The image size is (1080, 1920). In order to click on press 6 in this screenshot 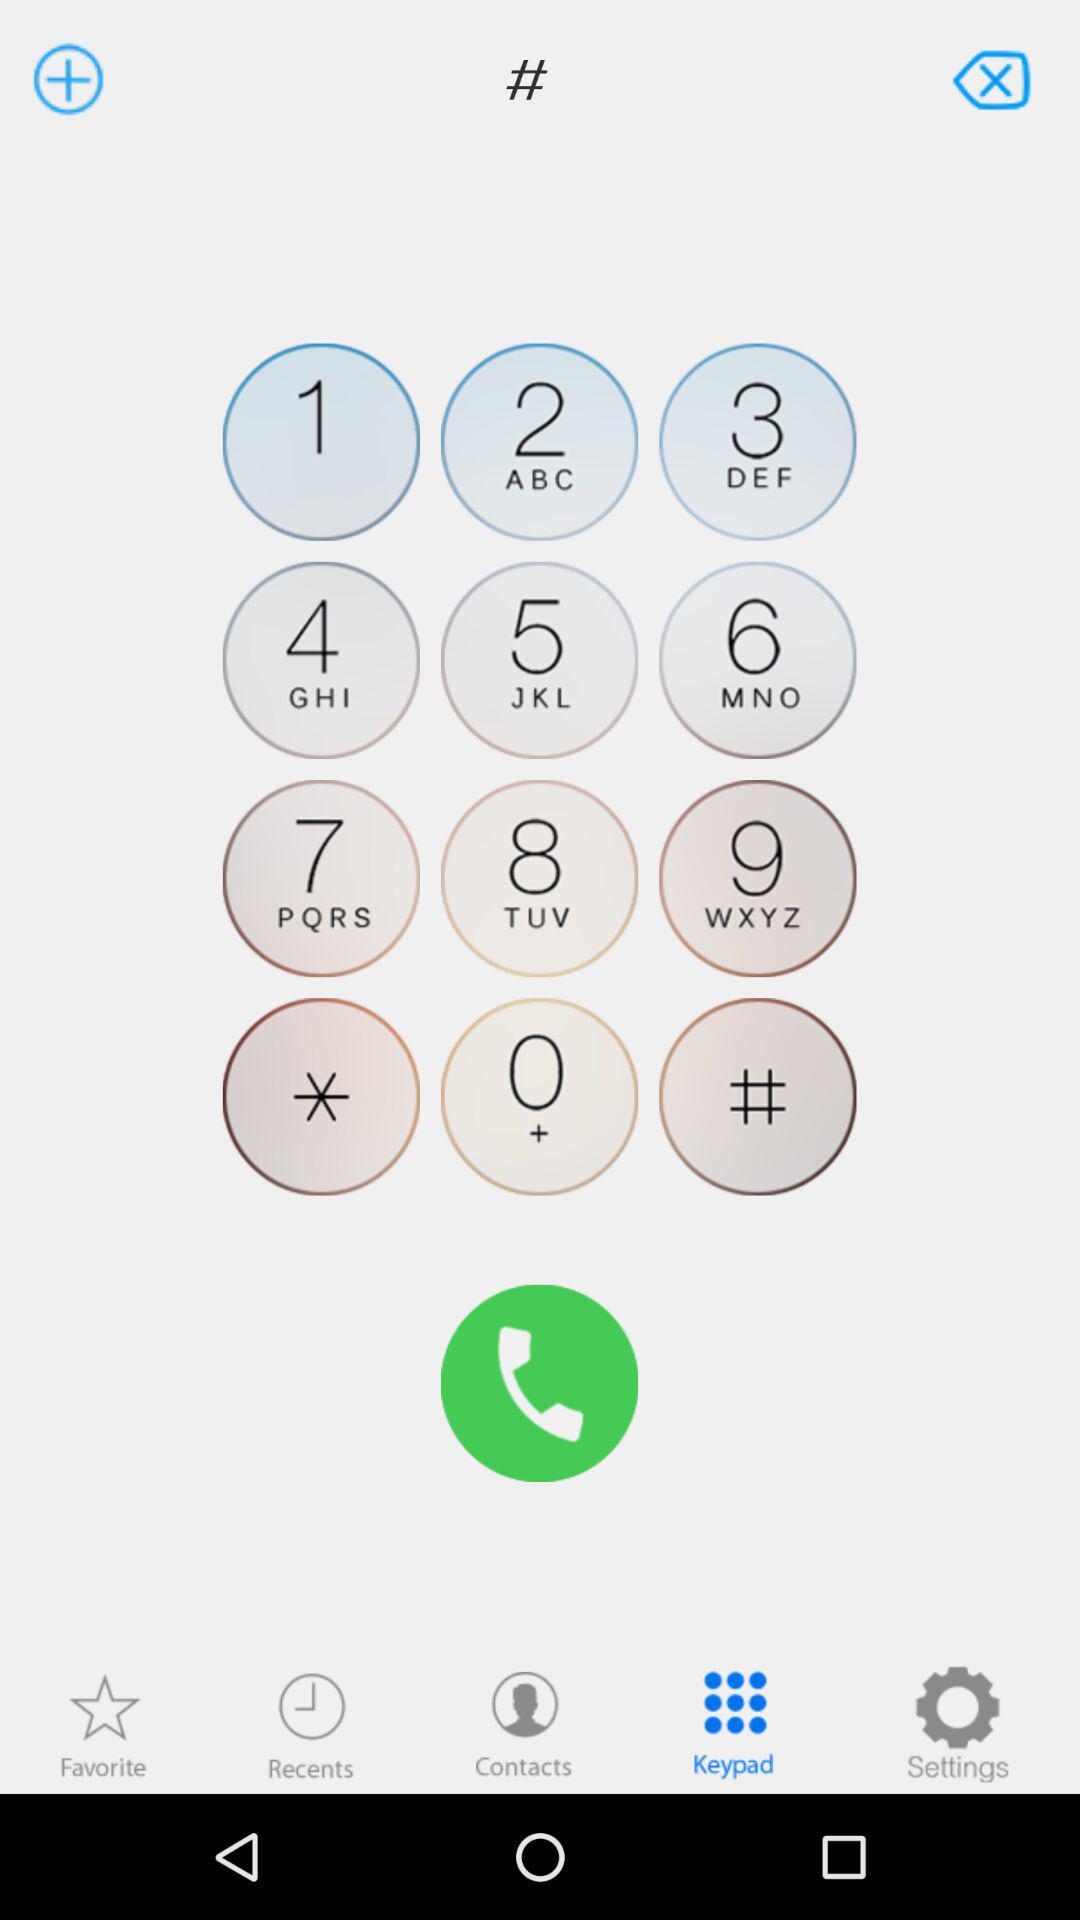, I will do `click(757, 660)`.